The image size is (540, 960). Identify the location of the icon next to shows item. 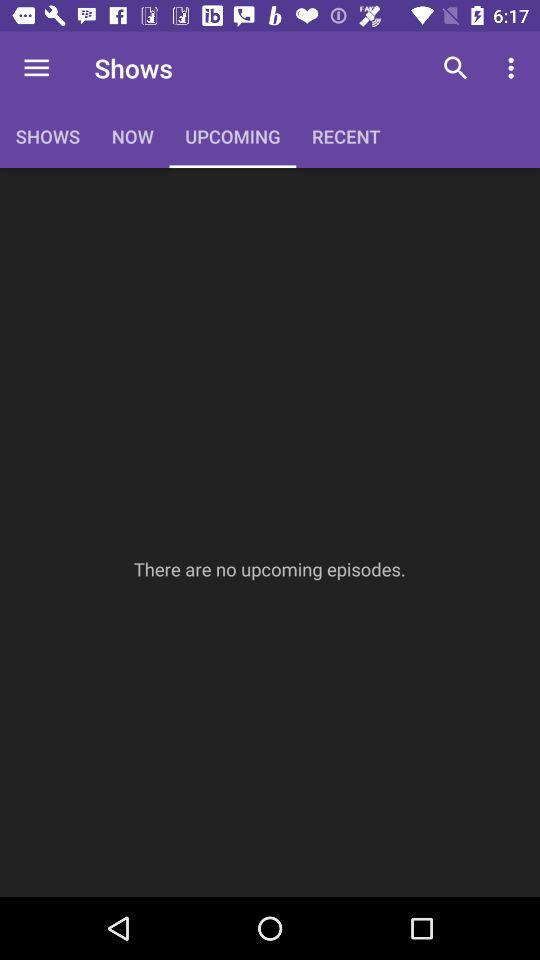
(36, 68).